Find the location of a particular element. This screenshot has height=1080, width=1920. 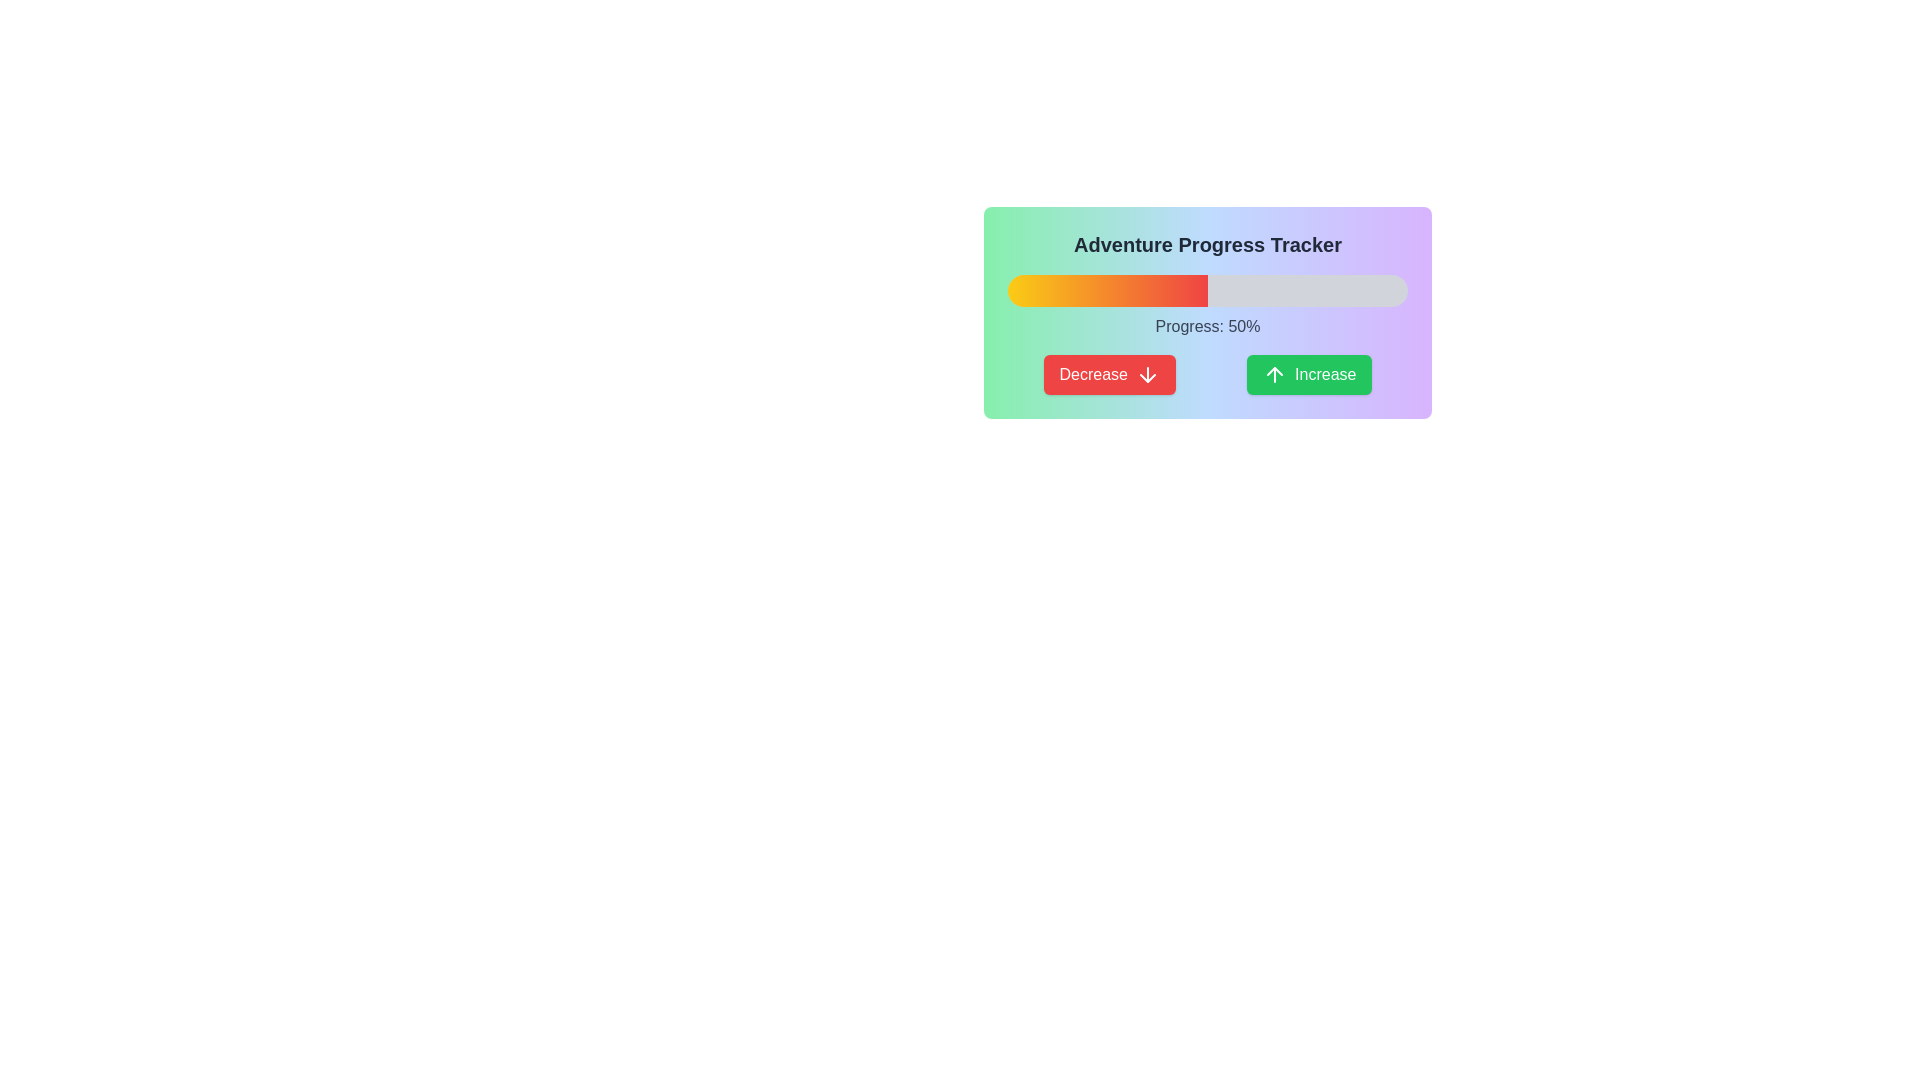

the SVG-rendered downward arrow icon located on the right side of the red 'Decrease' button in the 'Adventure Progress Tracker' interface is located at coordinates (1147, 374).